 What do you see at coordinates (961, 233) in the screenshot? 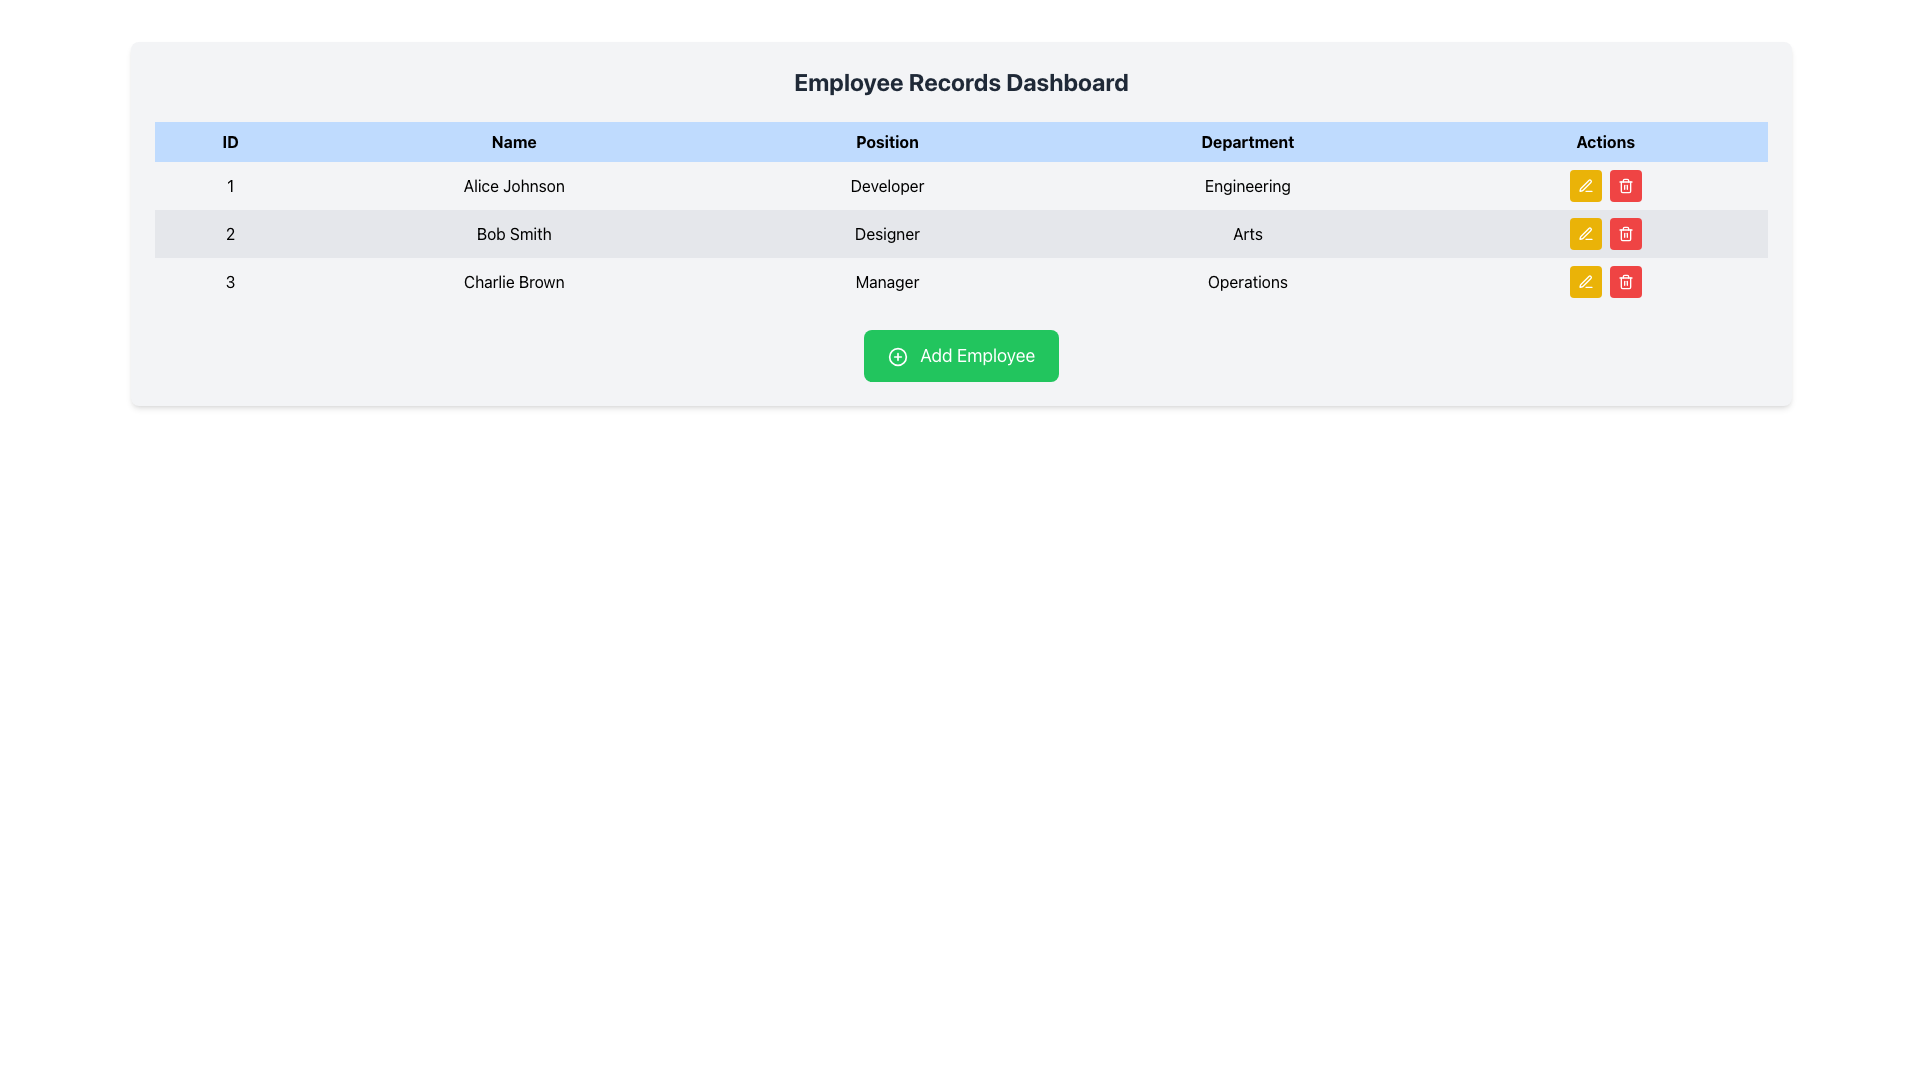
I see `the second row in the employee information table displaying data for 'Bob Smith'` at bounding box center [961, 233].